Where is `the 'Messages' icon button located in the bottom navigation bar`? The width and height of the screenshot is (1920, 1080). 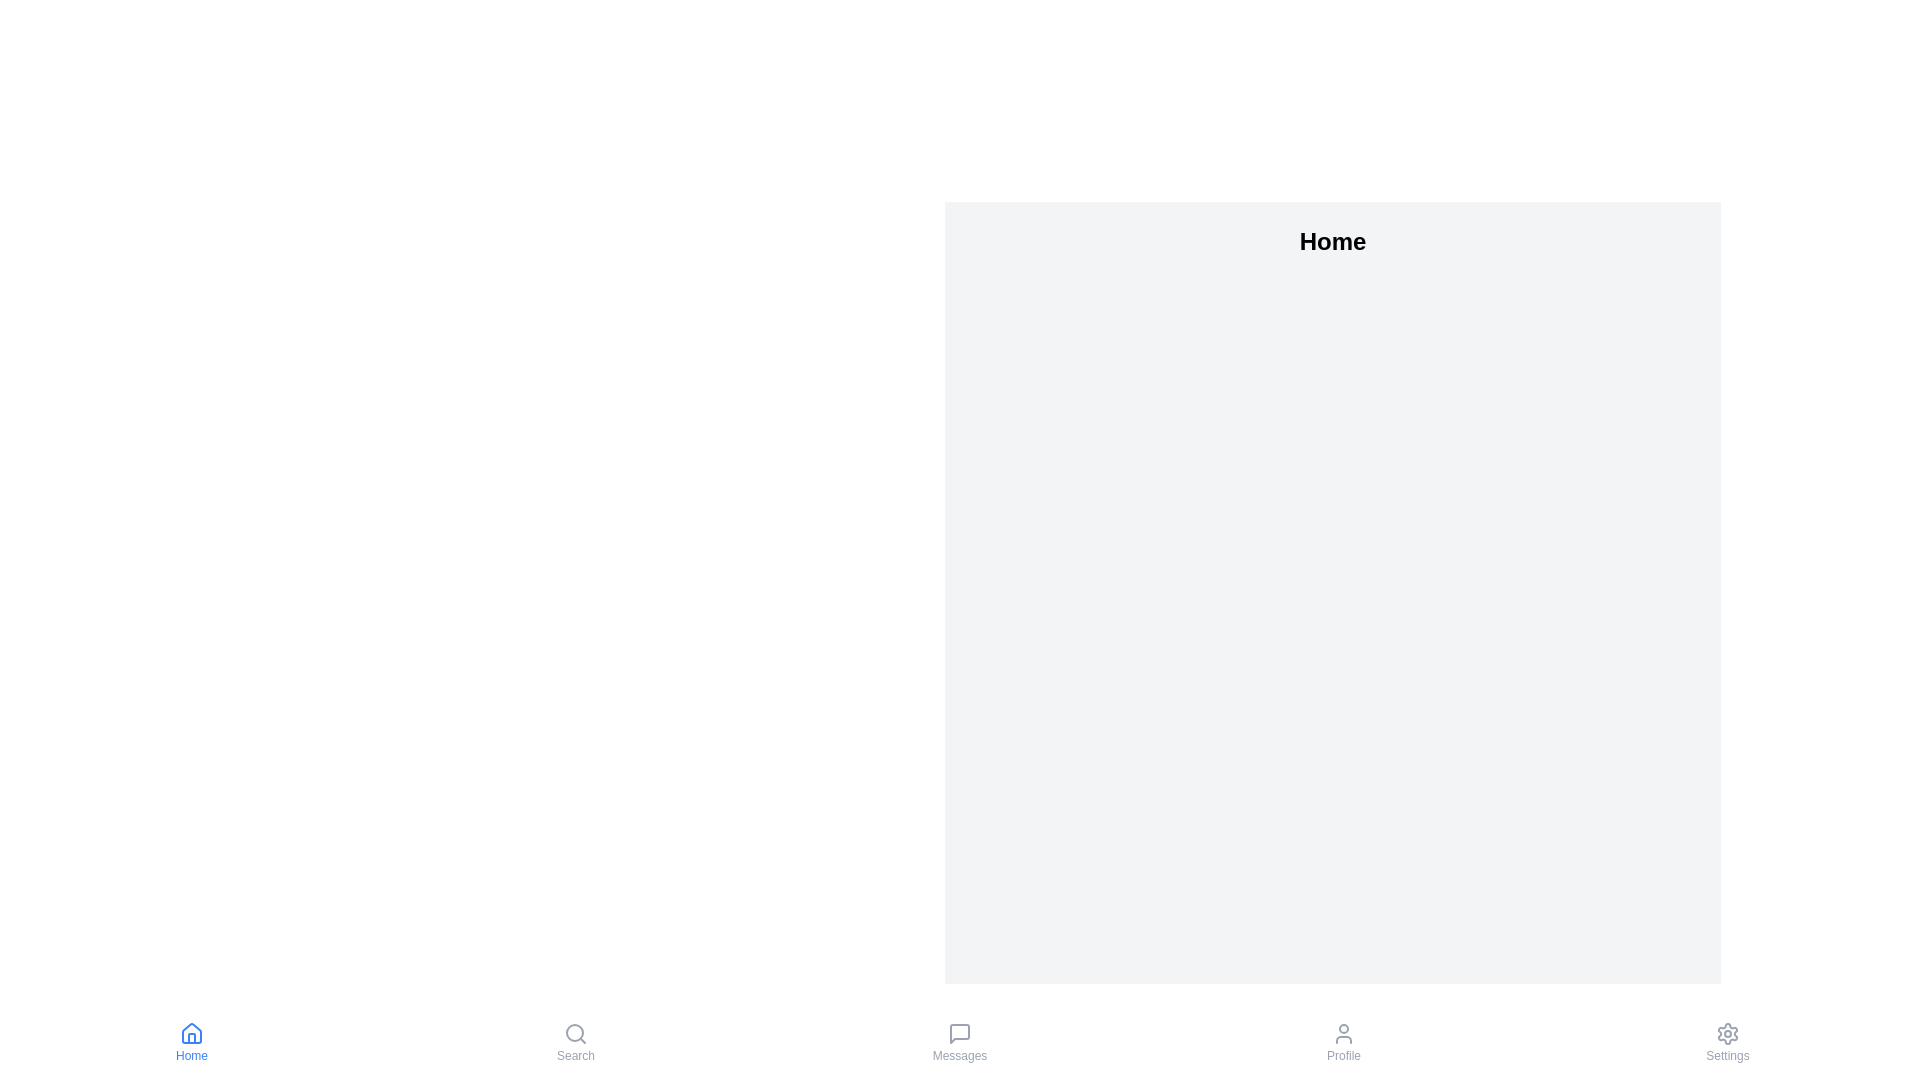
the 'Messages' icon button located in the bottom navigation bar is located at coordinates (960, 1033).